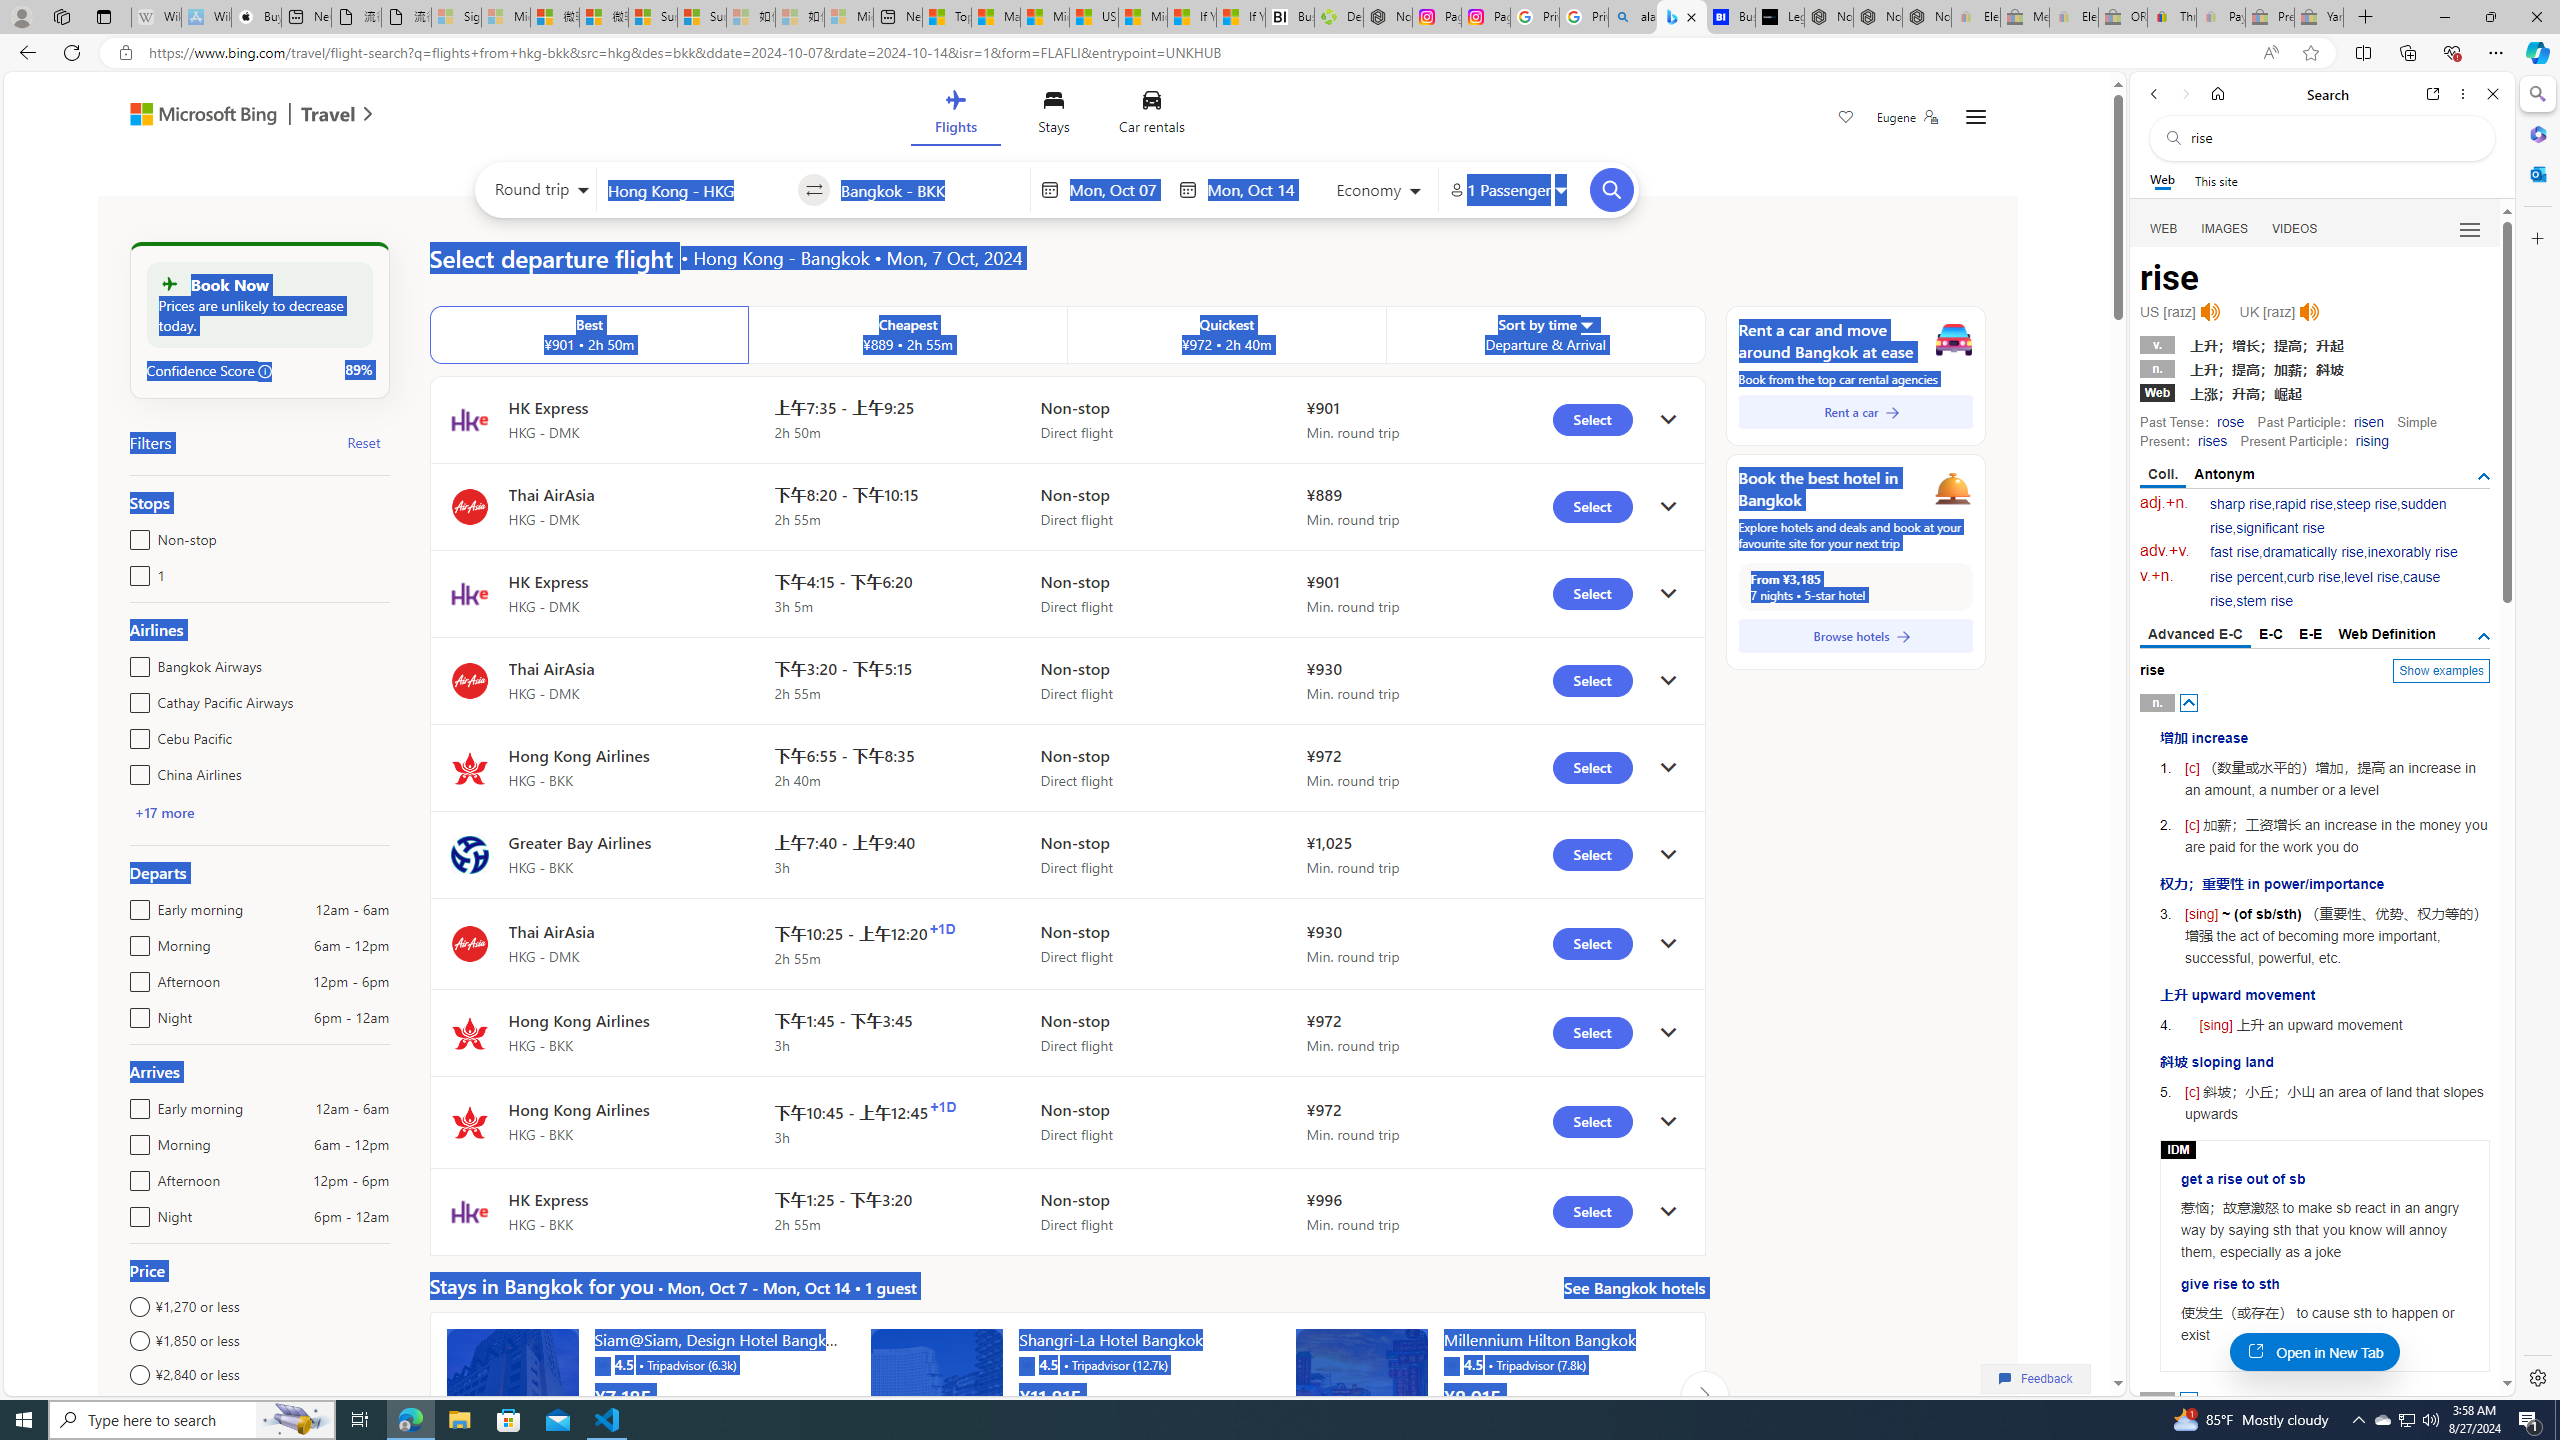 The height and width of the screenshot is (1440, 2560). Describe the element at coordinates (2278, 528) in the screenshot. I see `'significant rise'` at that location.